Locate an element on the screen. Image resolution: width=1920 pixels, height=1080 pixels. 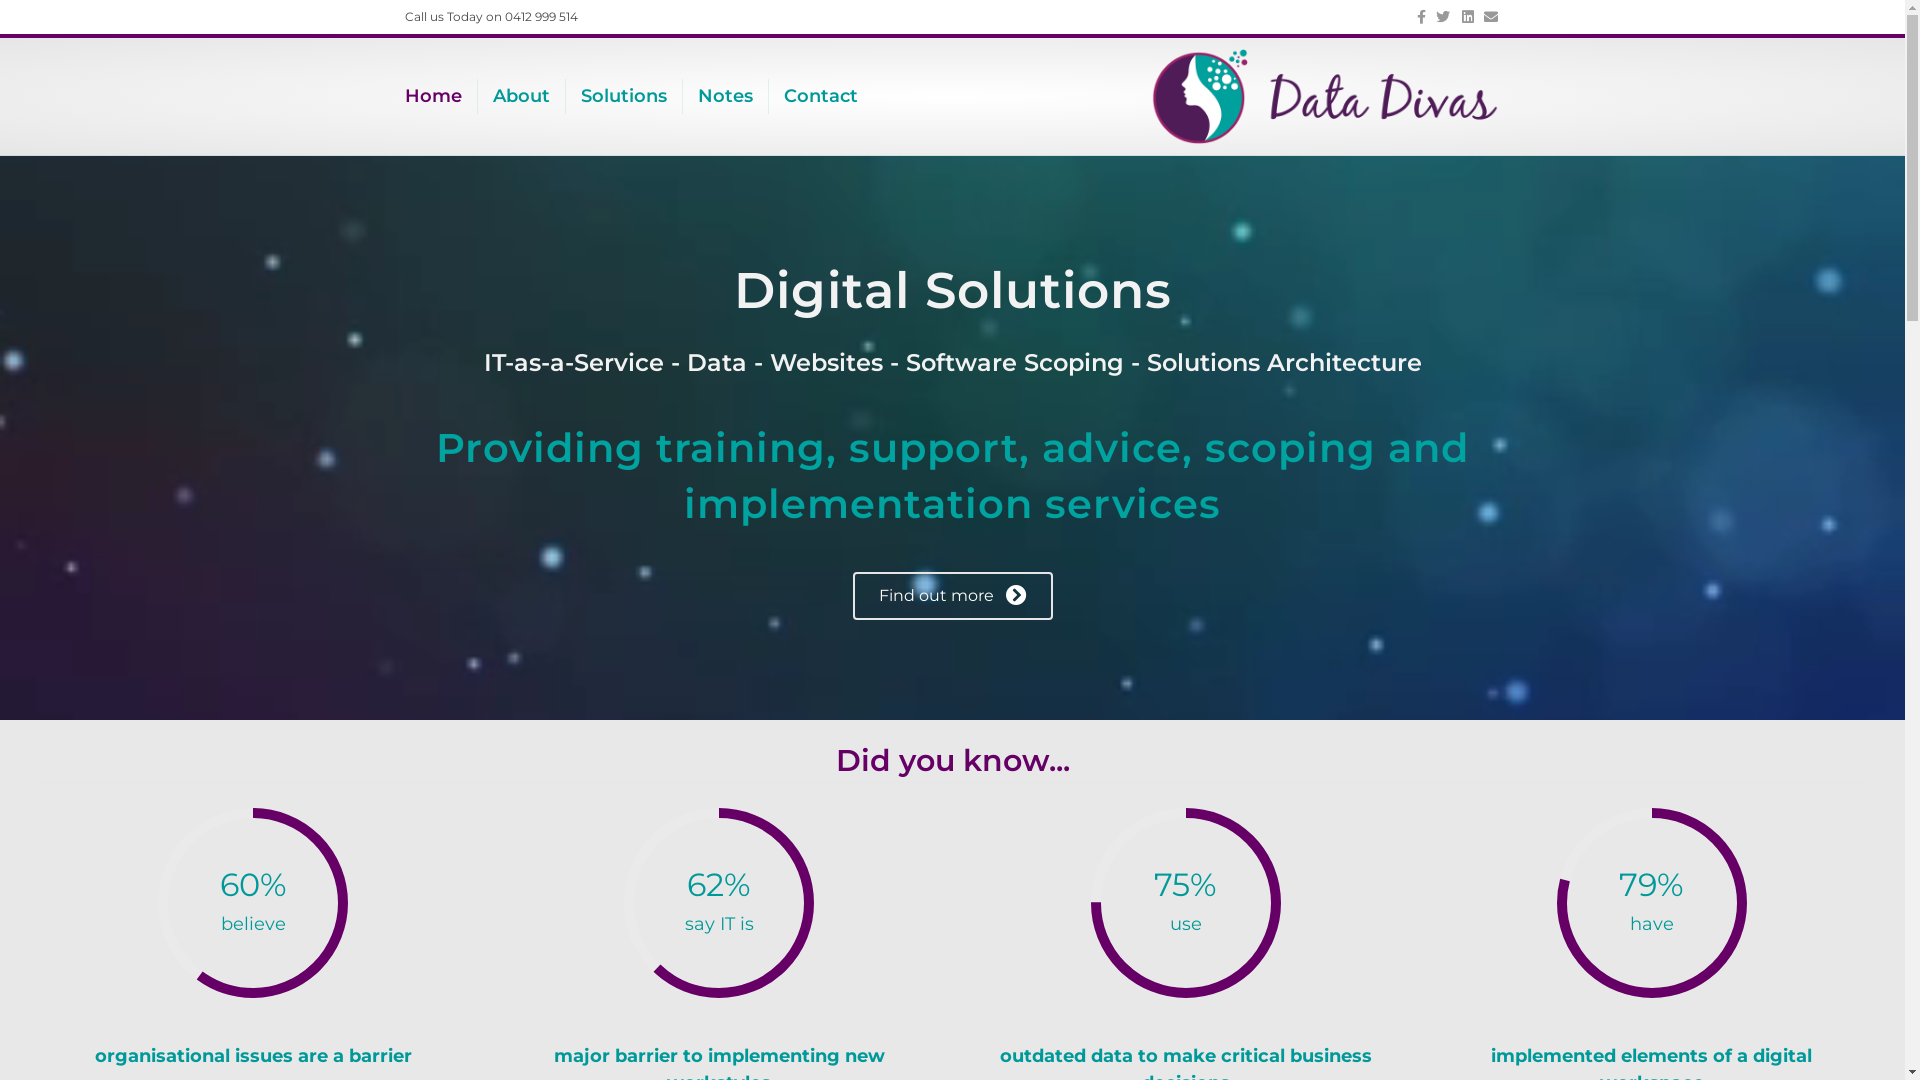
'About' is located at coordinates (522, 96).